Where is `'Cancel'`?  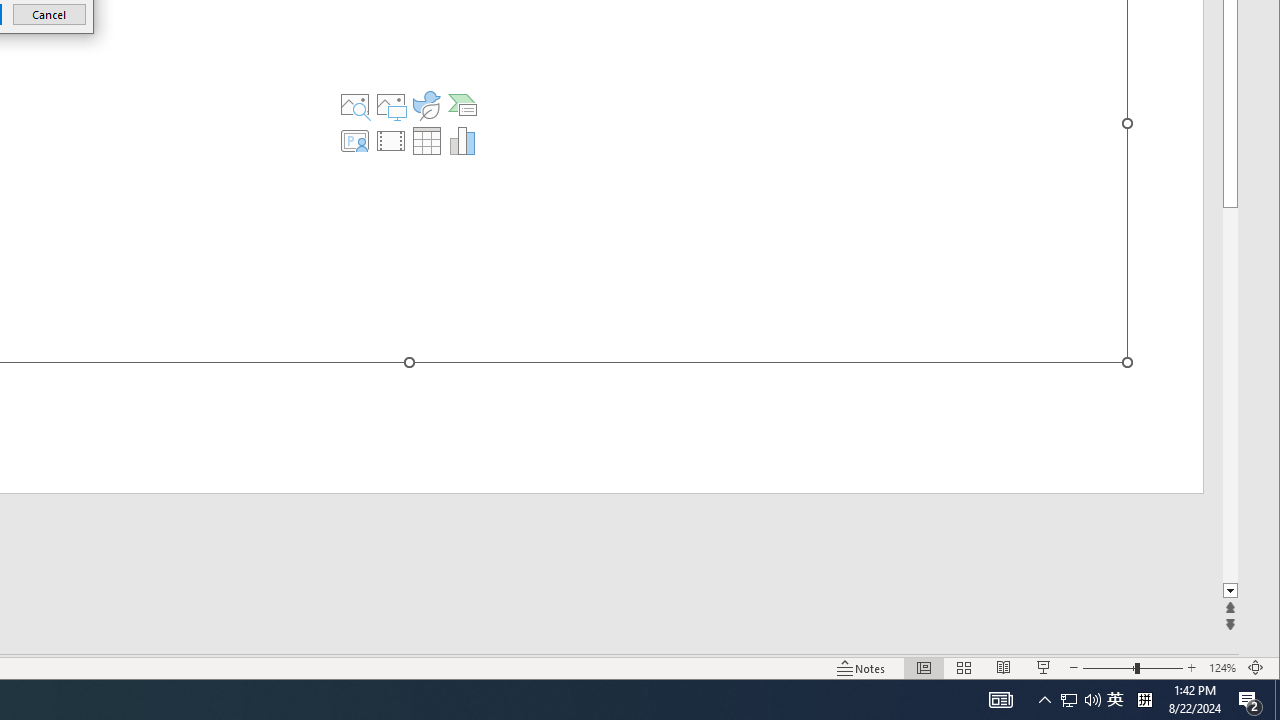
'Cancel' is located at coordinates (49, 14).